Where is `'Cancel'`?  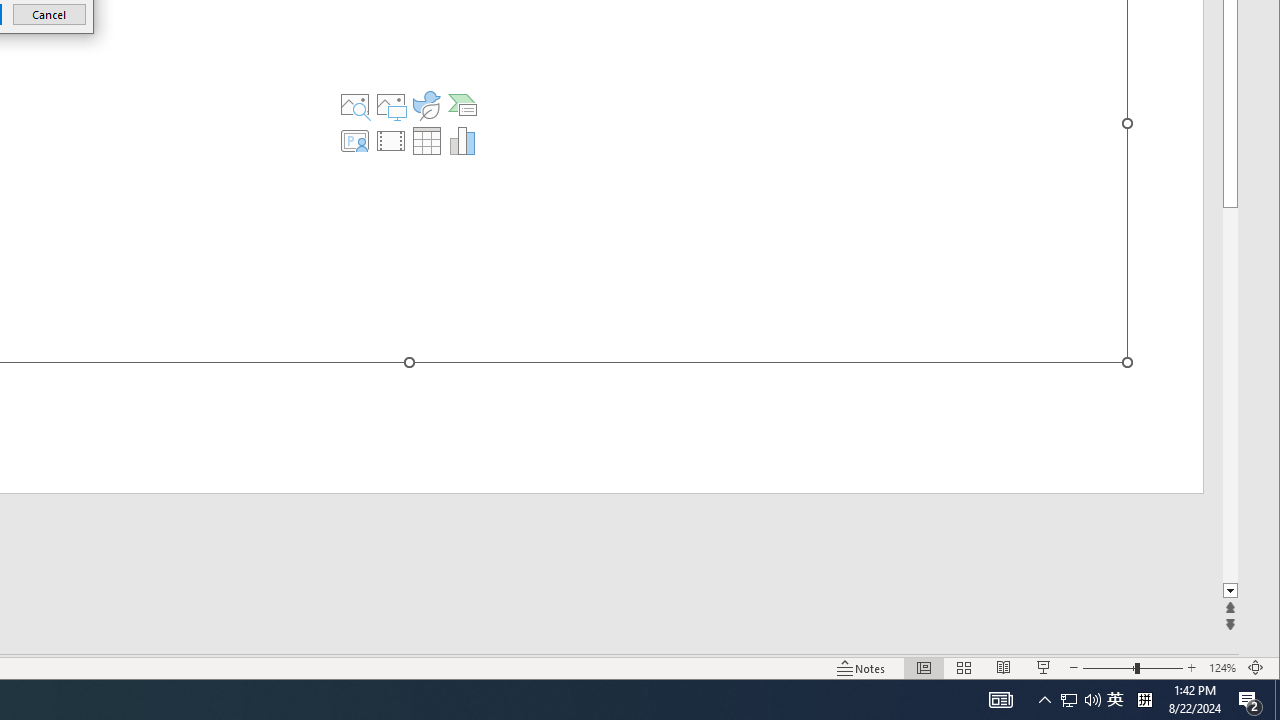
'Cancel' is located at coordinates (49, 14).